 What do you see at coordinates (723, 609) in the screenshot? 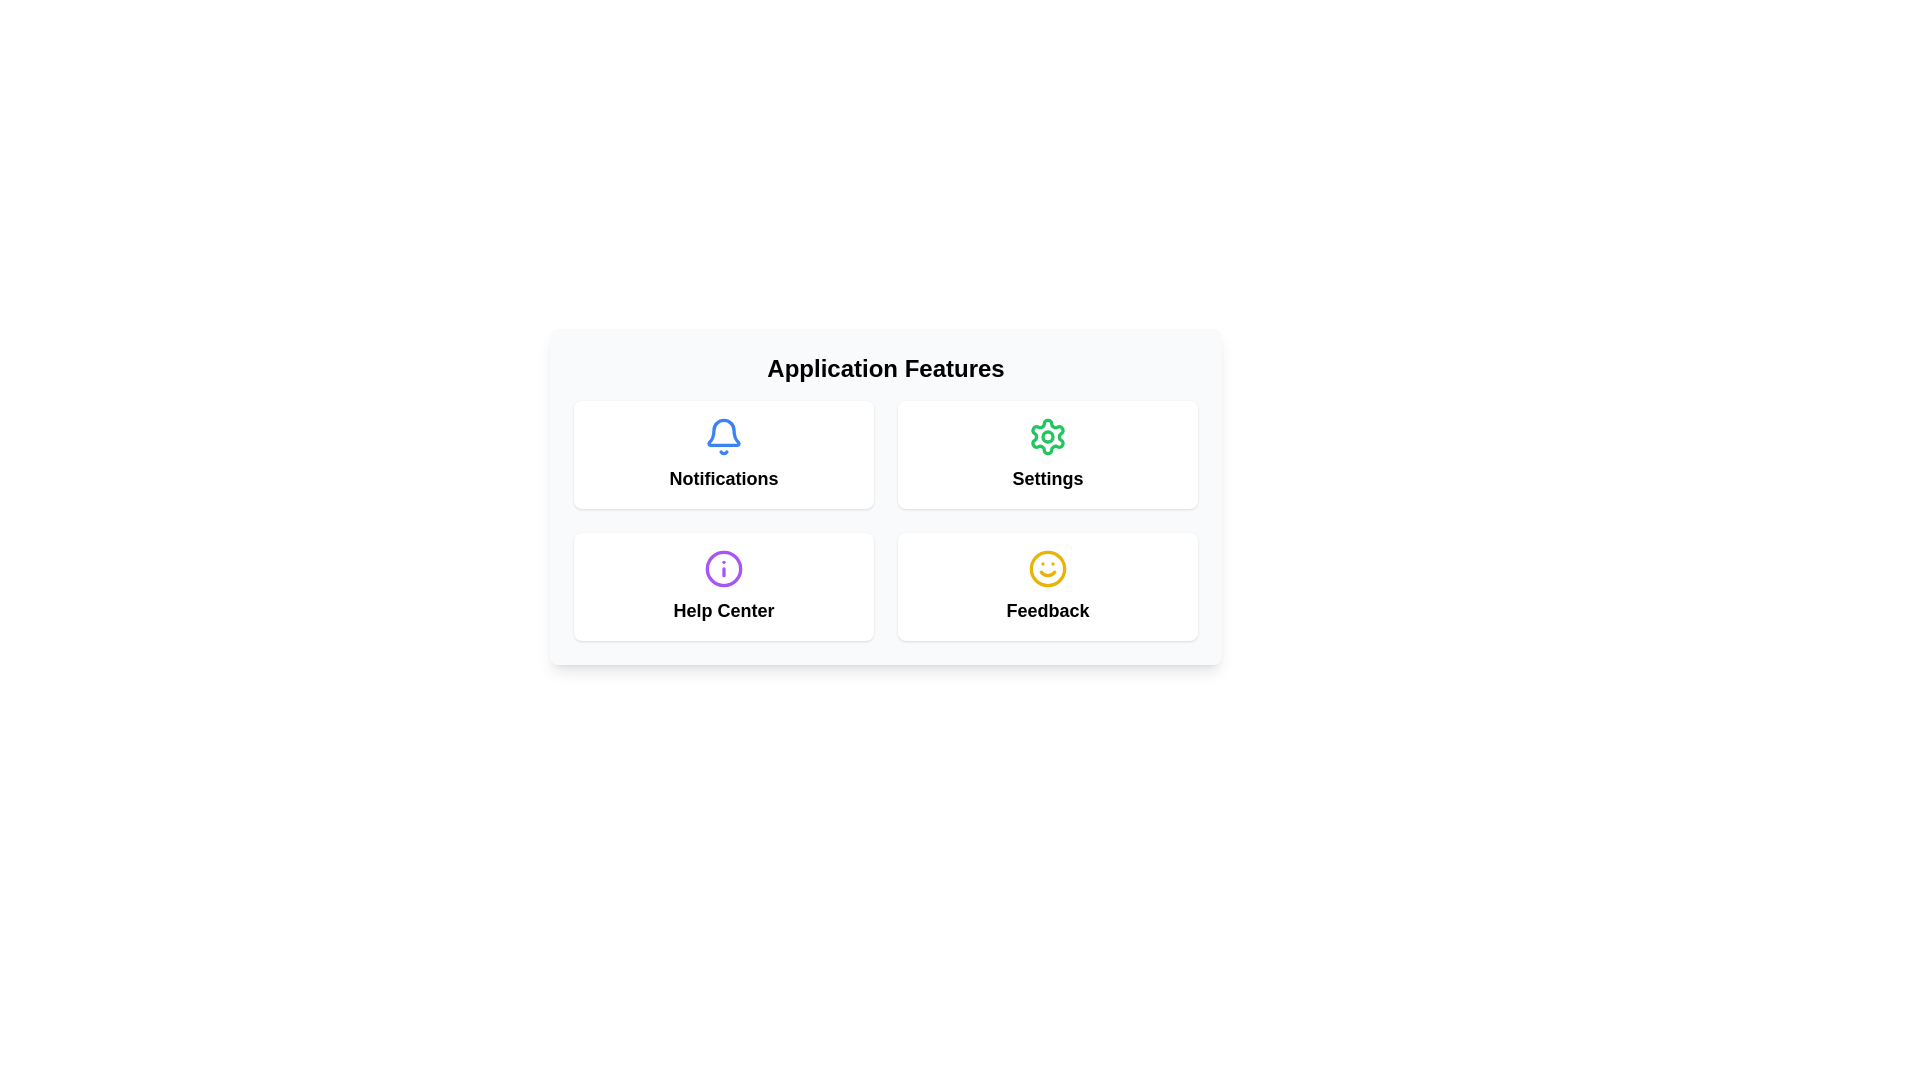
I see `'Help Center' text label, which is a bold, medium-sized sans-serif font located below a purple information icon` at bounding box center [723, 609].